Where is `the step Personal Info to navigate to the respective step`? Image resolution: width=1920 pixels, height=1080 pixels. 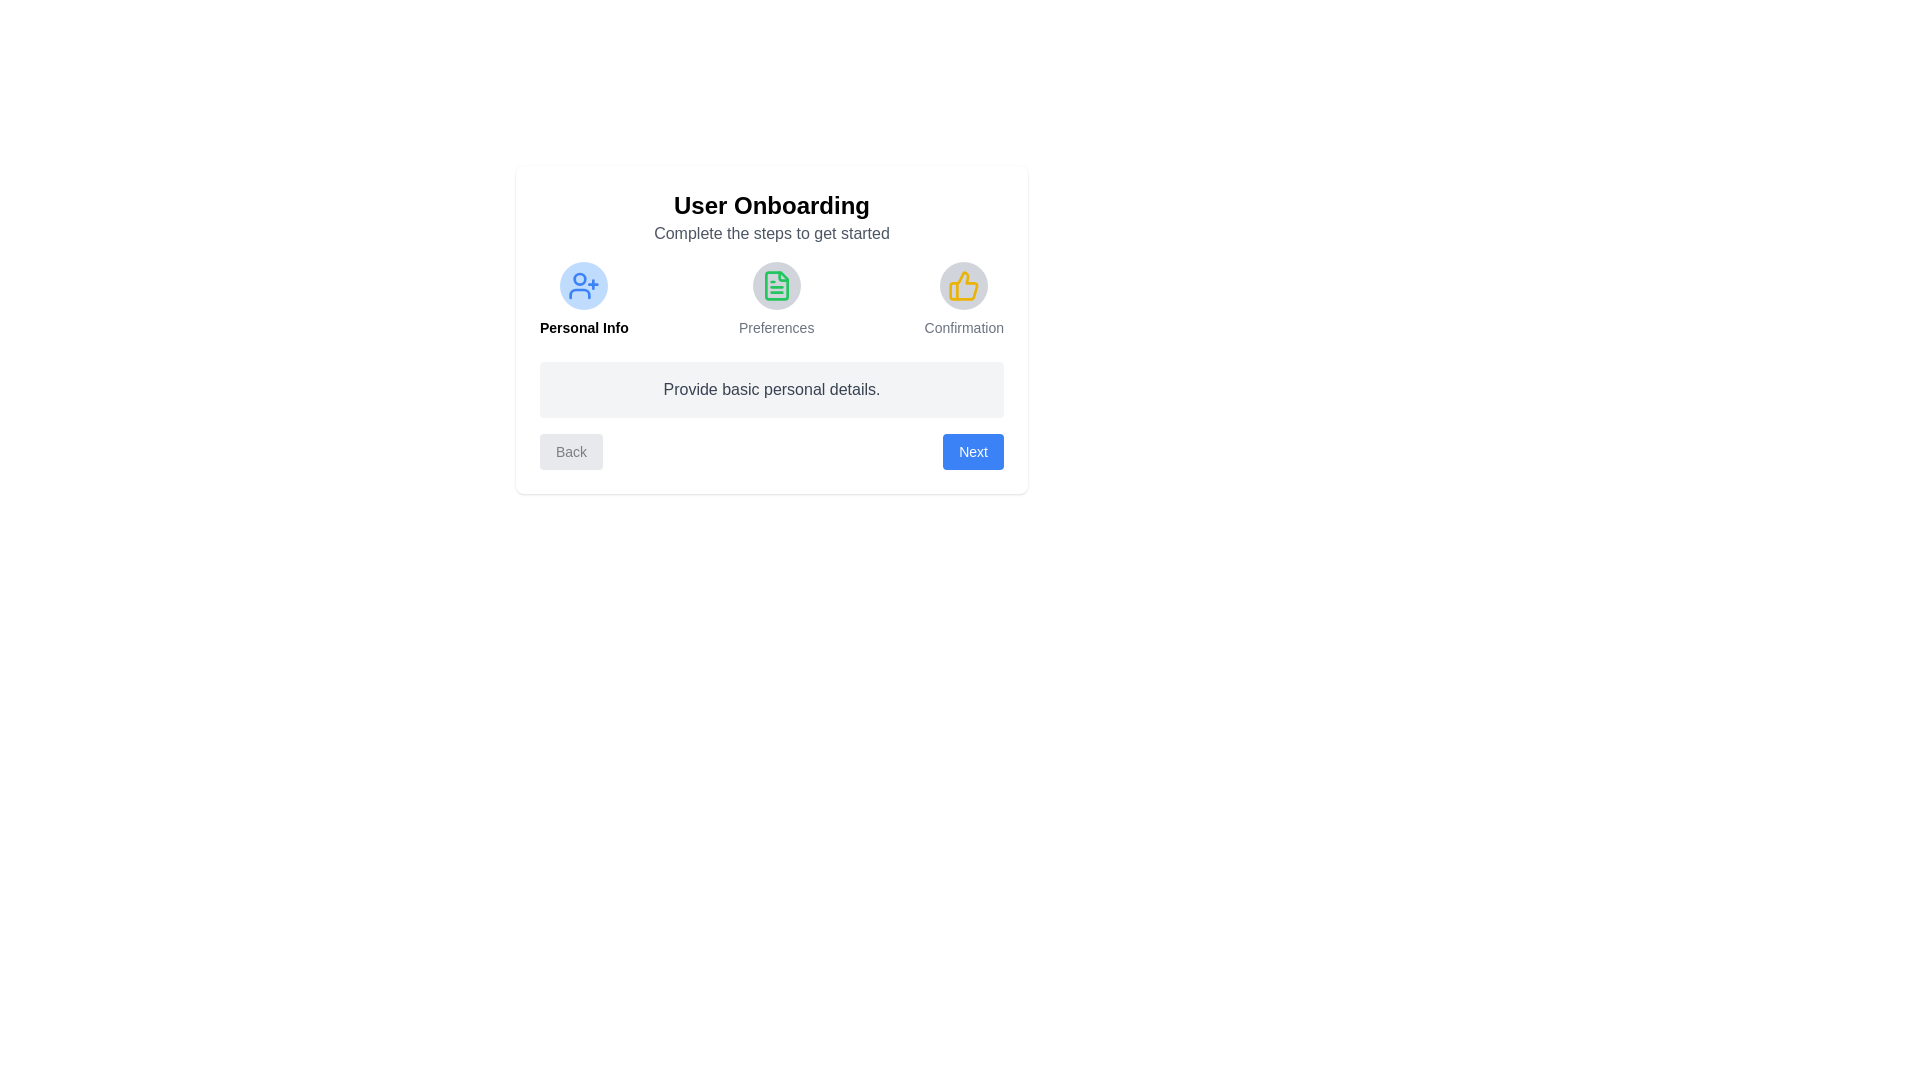
the step Personal Info to navigate to the respective step is located at coordinates (583, 300).